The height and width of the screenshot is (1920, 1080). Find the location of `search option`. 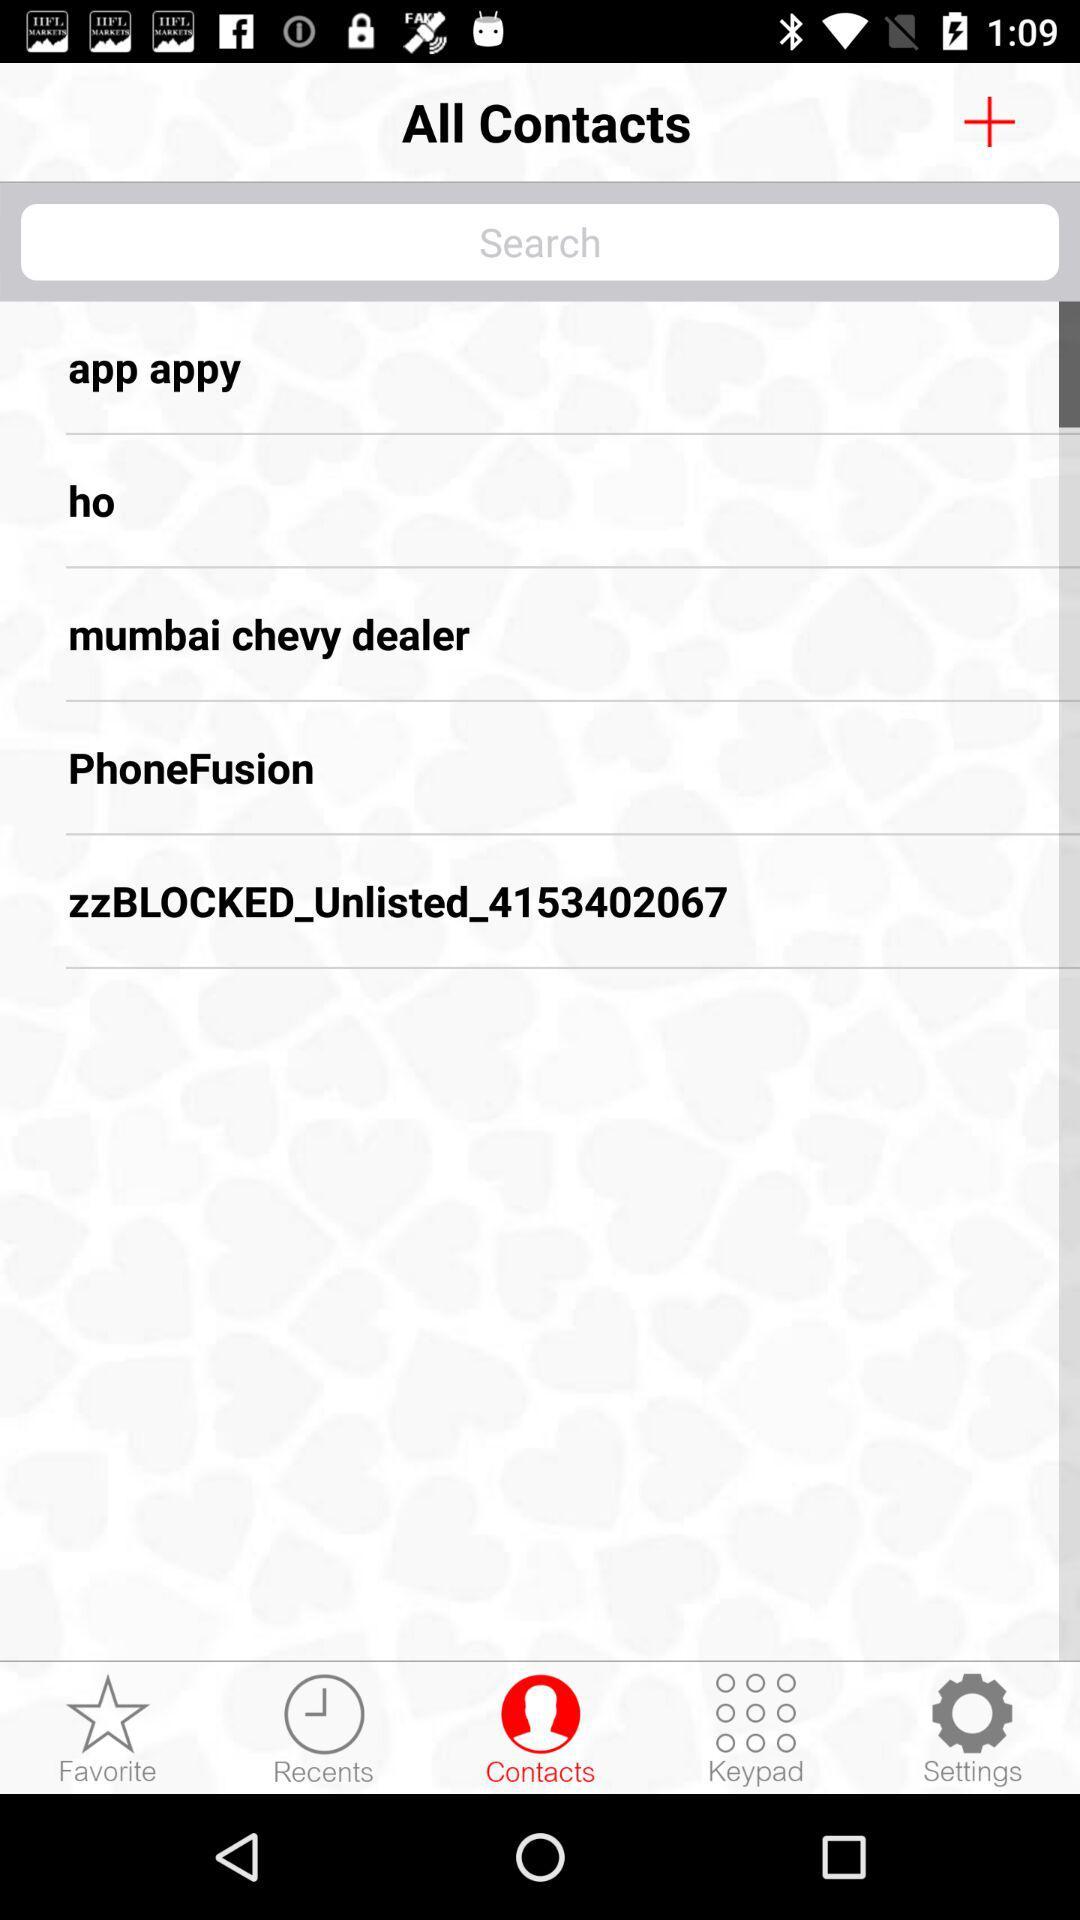

search option is located at coordinates (988, 120).